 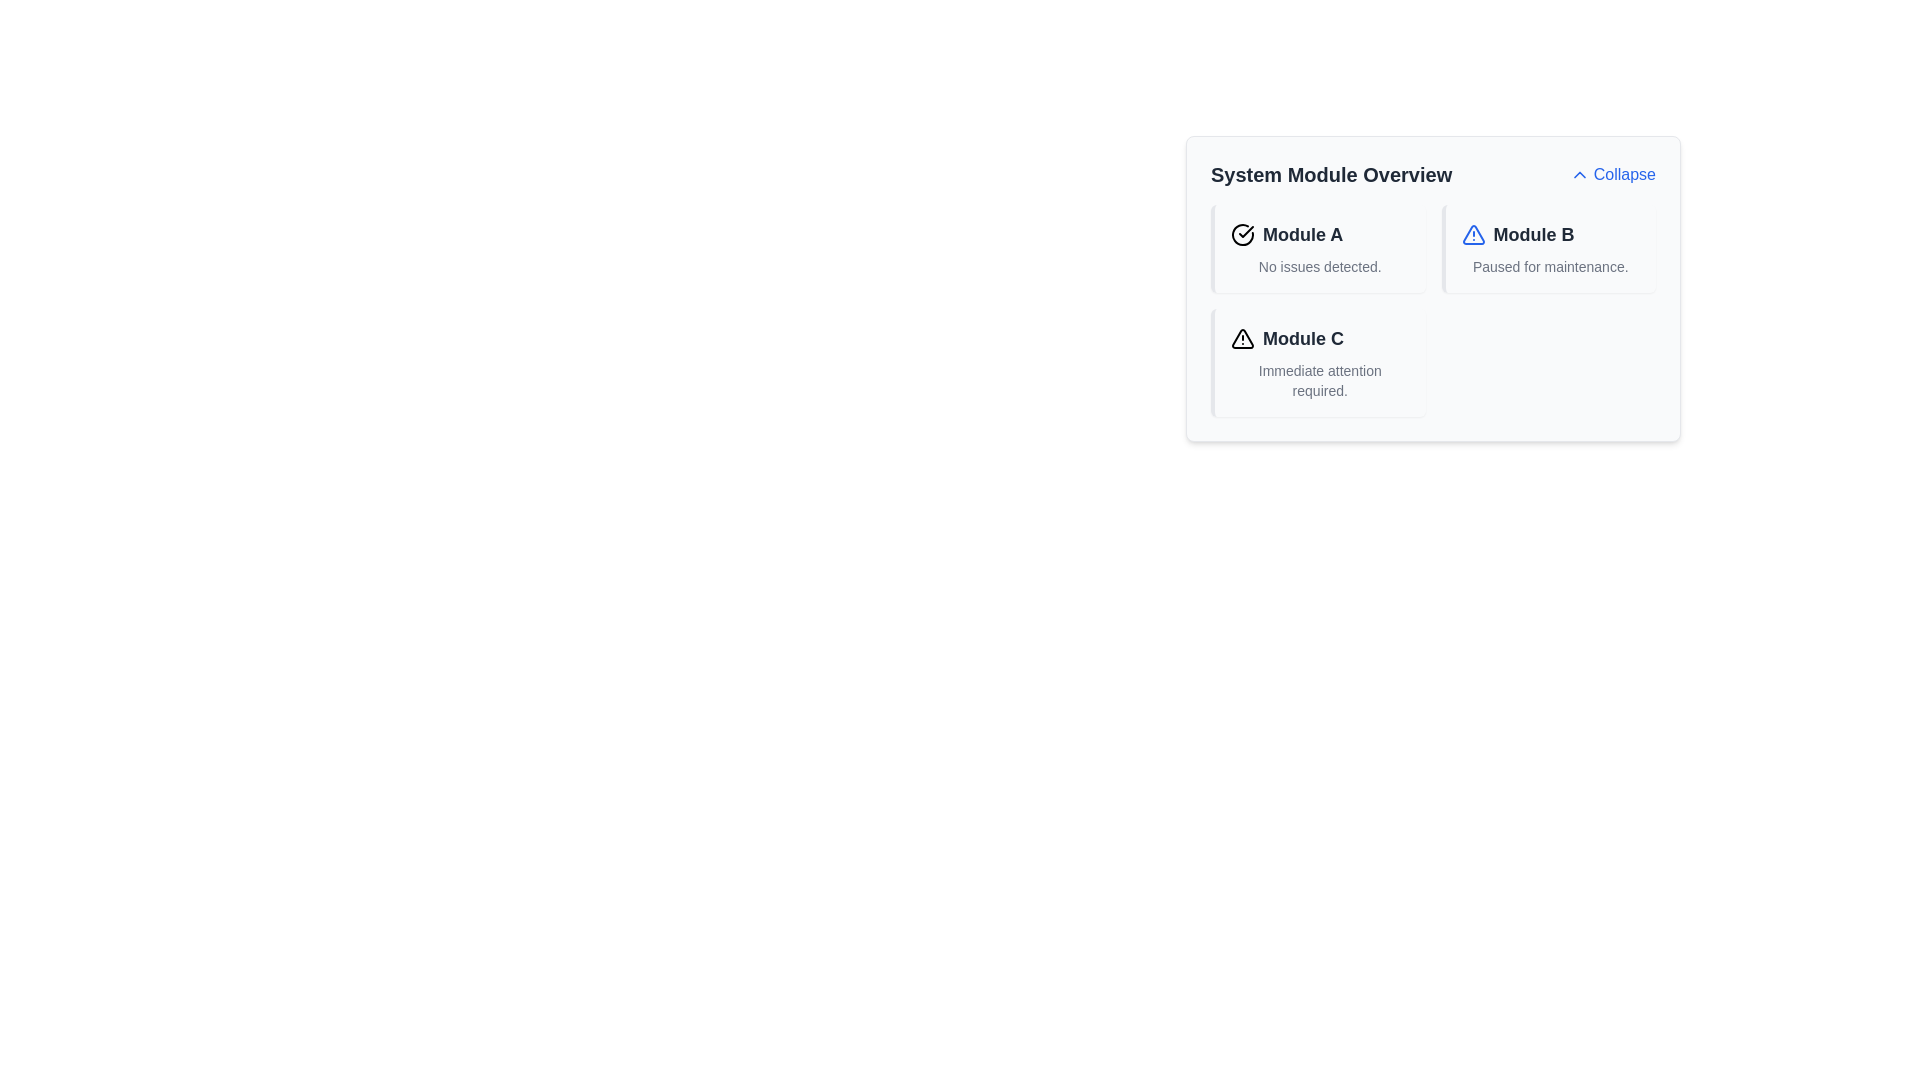 I want to click on text from the Text Label displaying 'No issues detected.' located in the bottom section of the notification card for 'Module A', so click(x=1320, y=265).